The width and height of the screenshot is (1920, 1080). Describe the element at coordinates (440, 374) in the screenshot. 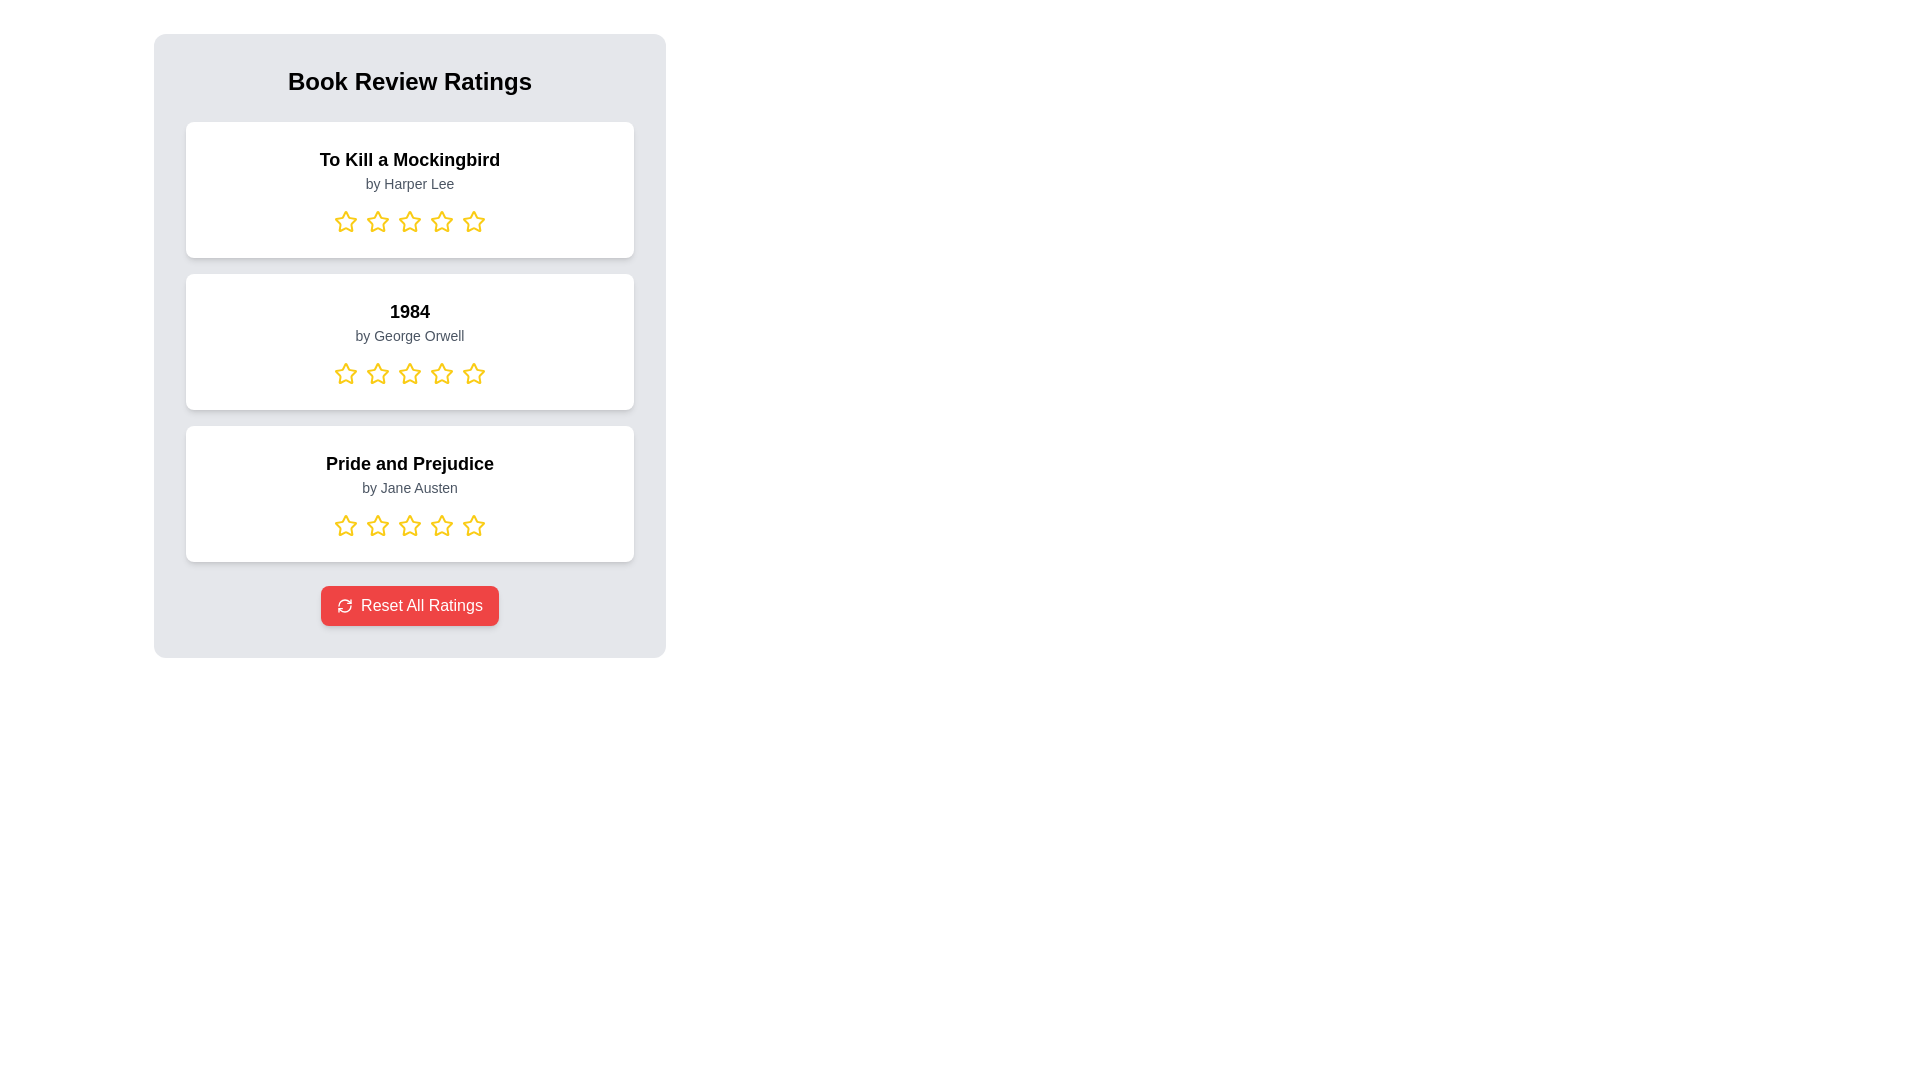

I see `the rating for a book by selecting 4 stars for the book titled 1984` at that location.